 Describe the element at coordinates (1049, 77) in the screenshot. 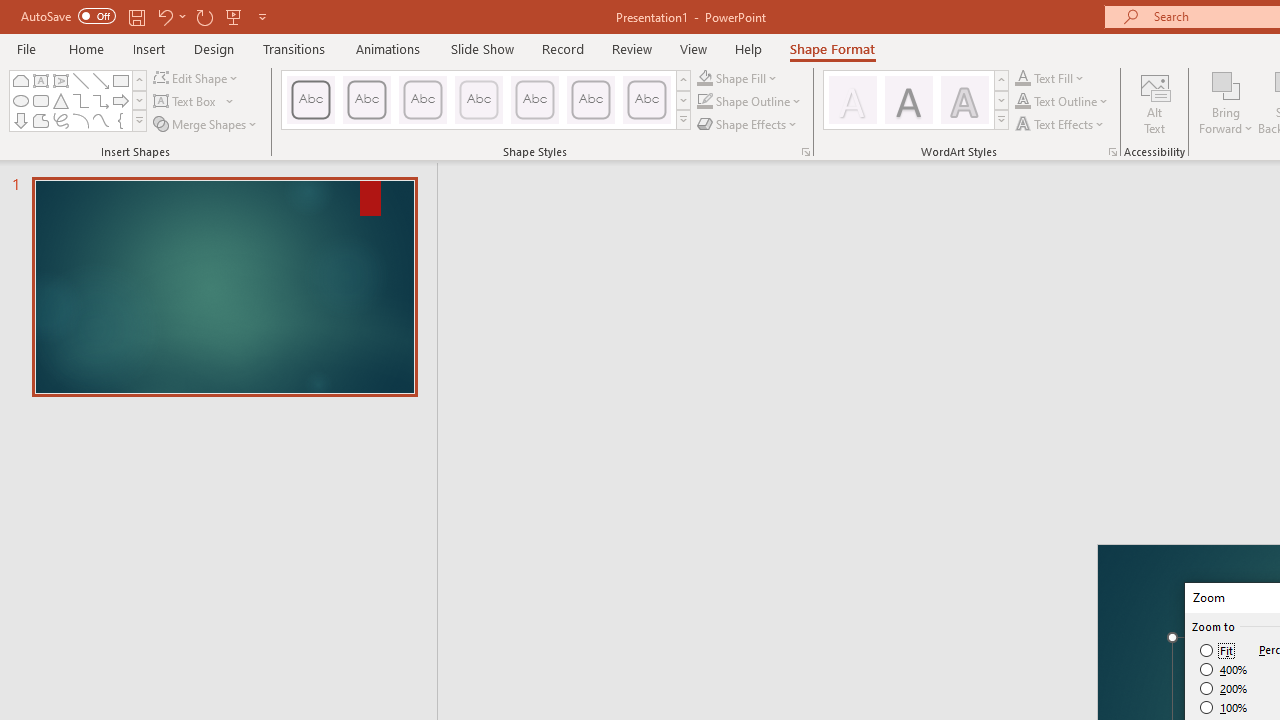

I see `'Text Fill'` at that location.